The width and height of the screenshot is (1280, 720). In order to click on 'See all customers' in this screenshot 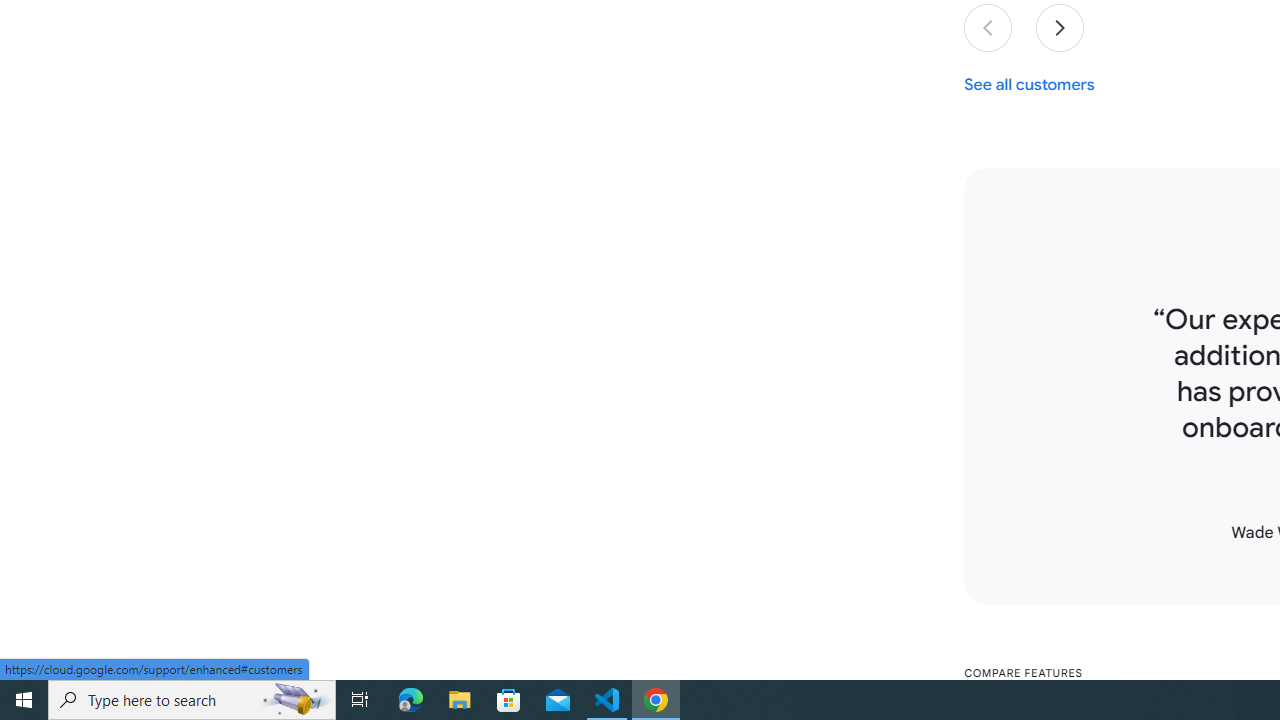, I will do `click(1029, 82)`.